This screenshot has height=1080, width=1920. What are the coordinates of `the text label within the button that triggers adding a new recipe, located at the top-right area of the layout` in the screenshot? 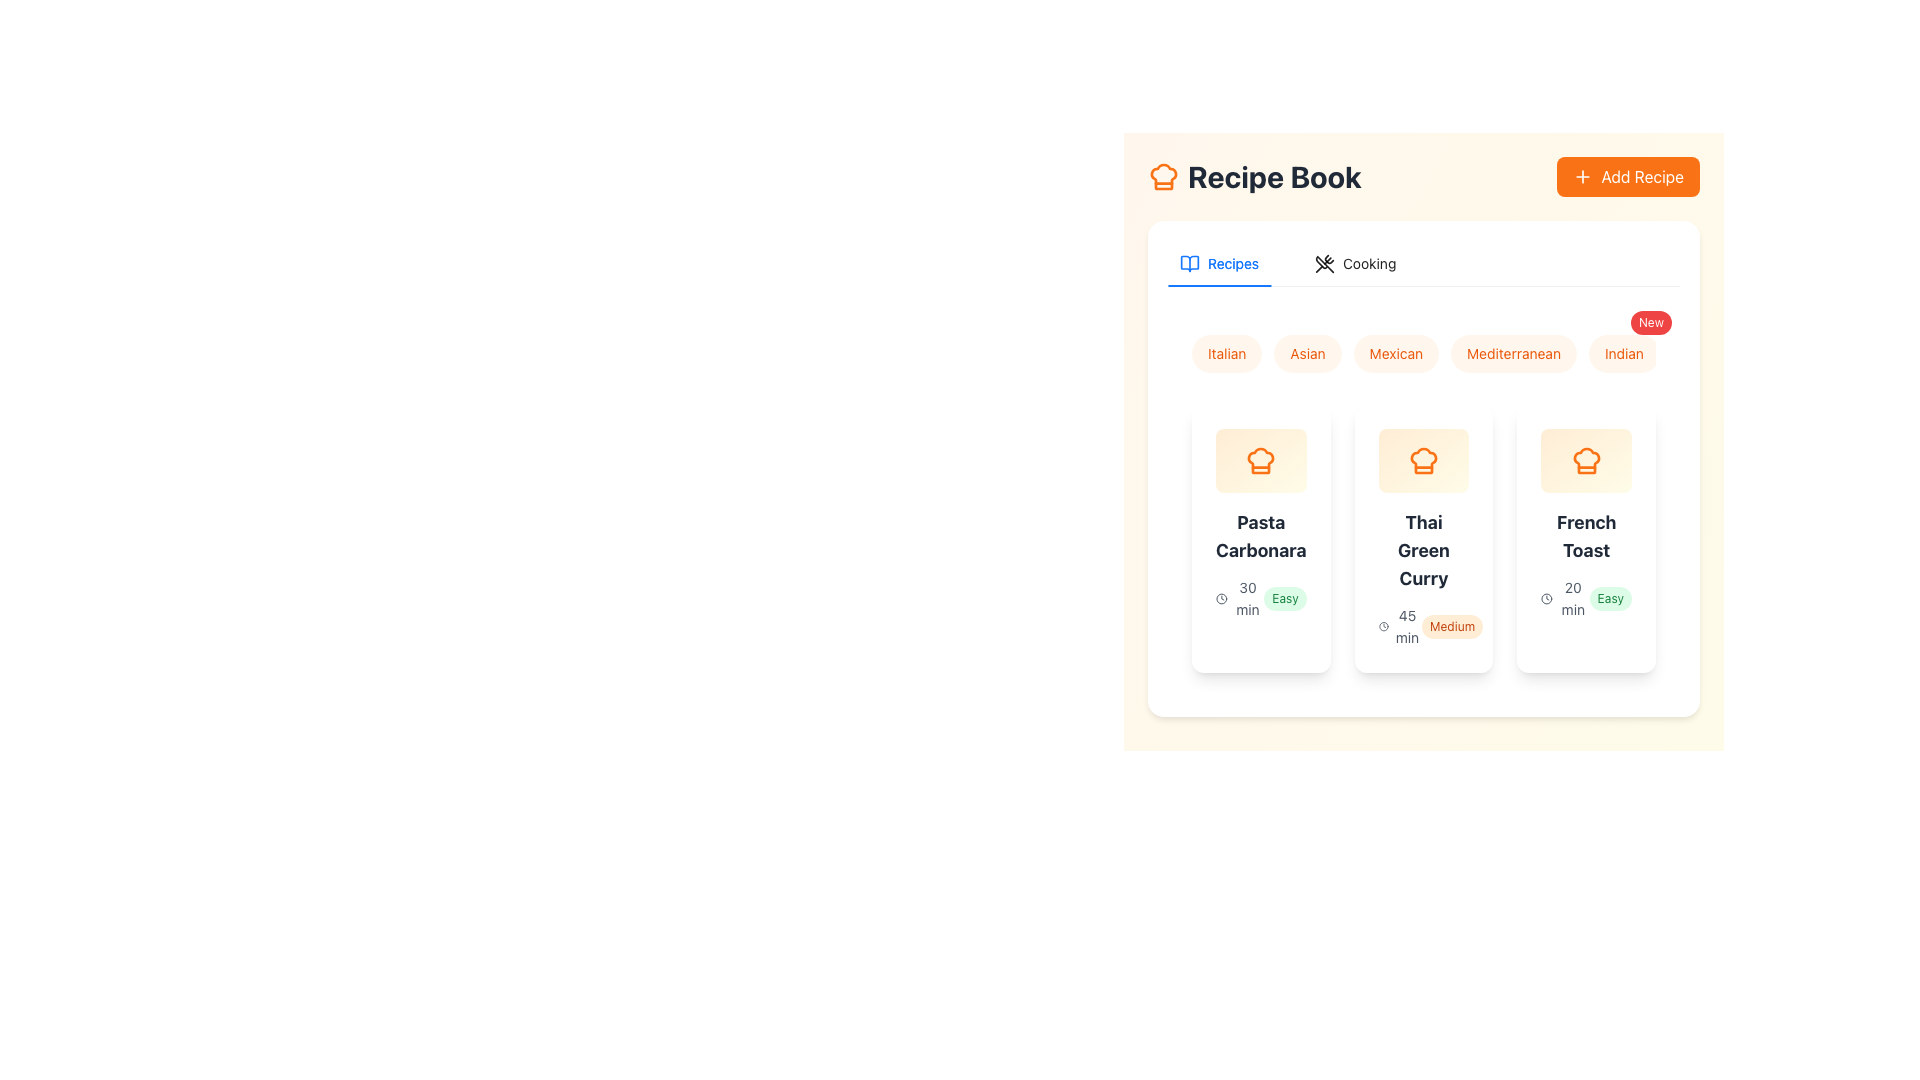 It's located at (1642, 176).